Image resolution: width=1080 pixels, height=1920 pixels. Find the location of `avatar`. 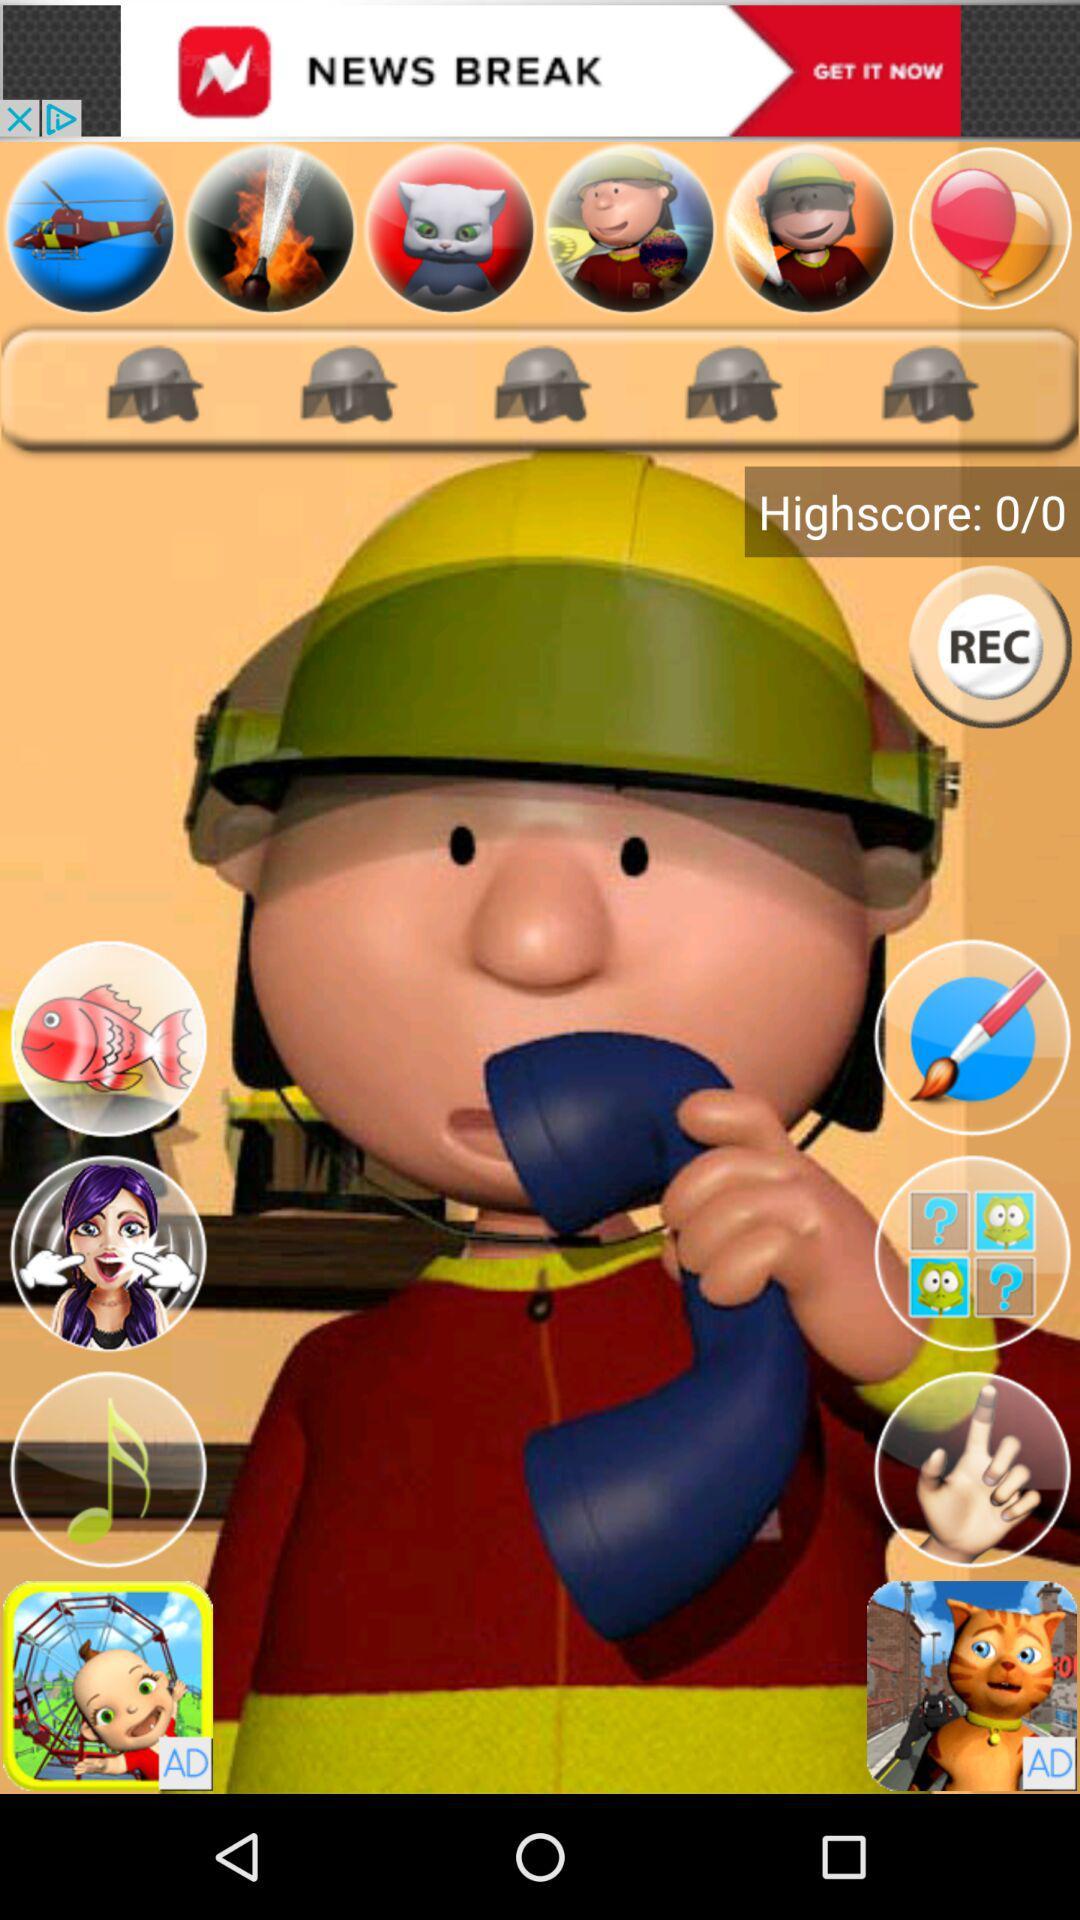

avatar is located at coordinates (810, 228).